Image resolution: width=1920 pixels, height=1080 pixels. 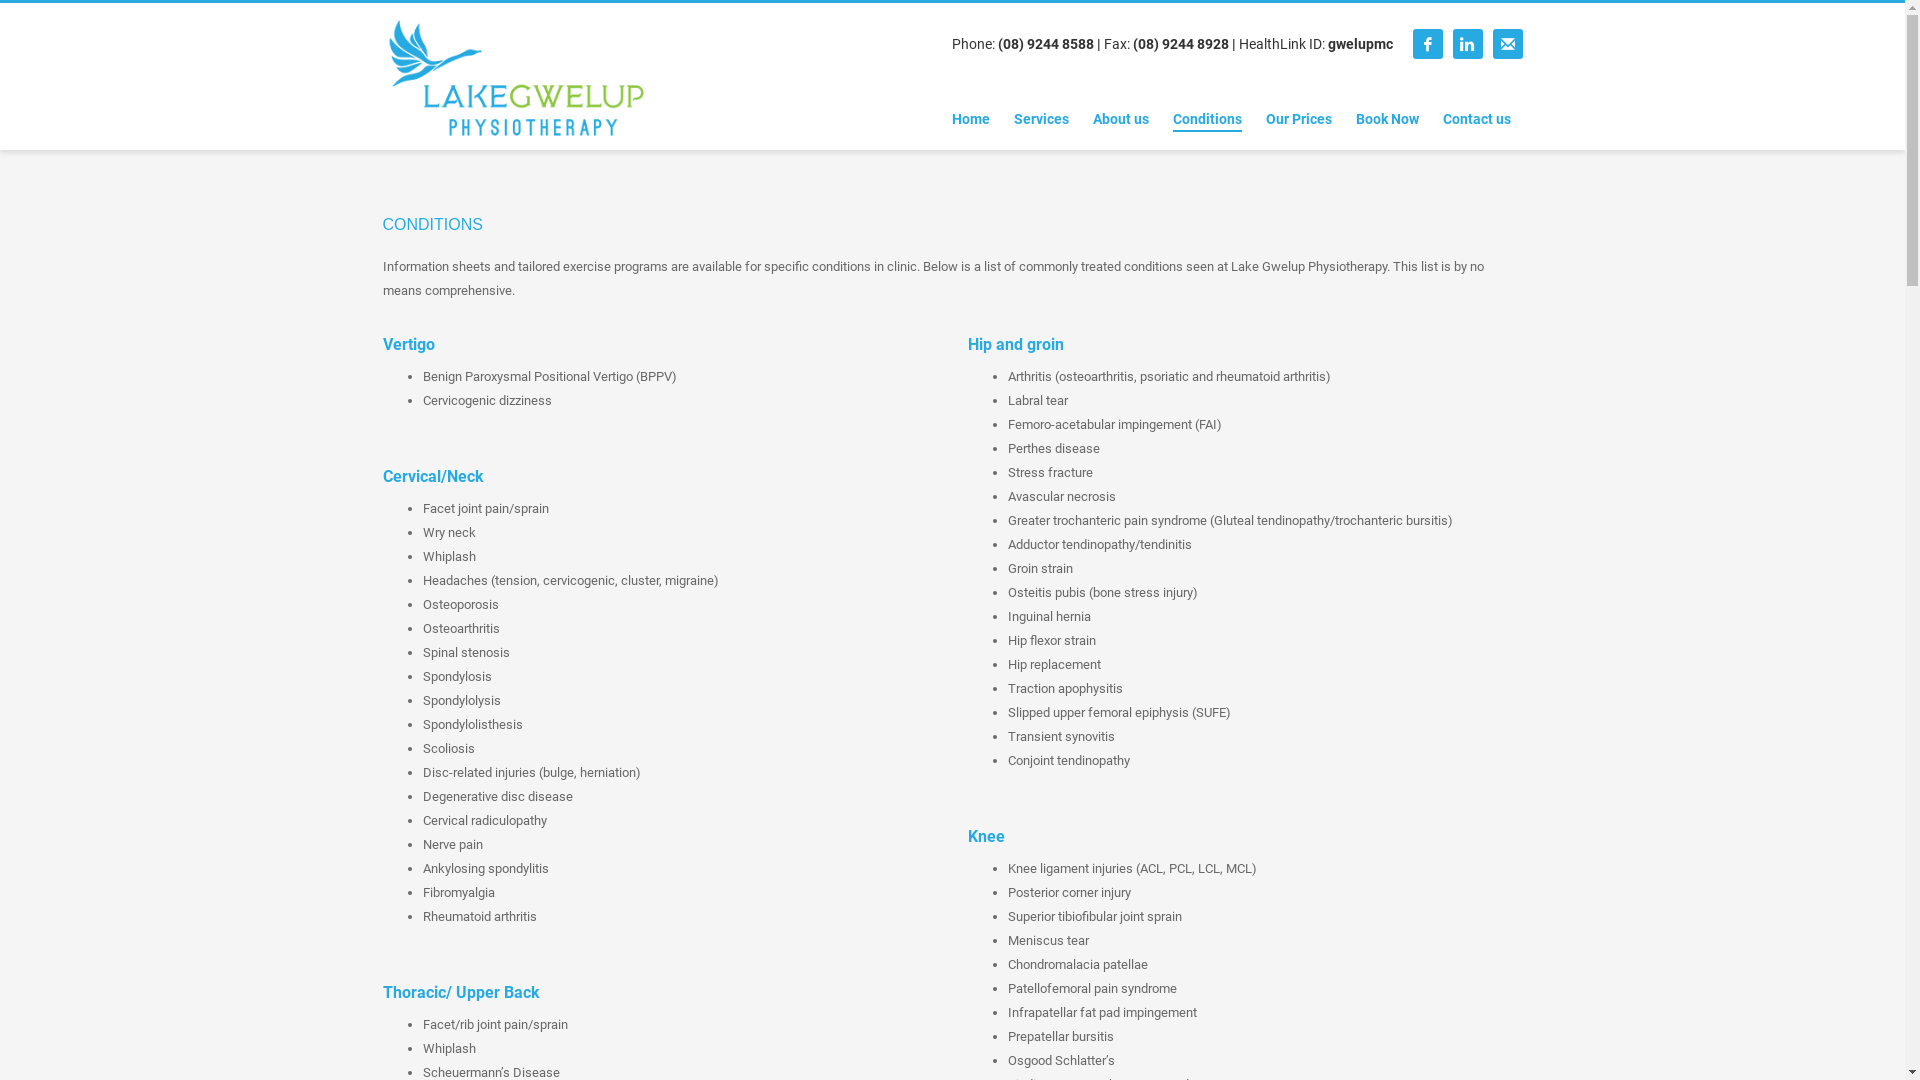 I want to click on 'Home', so click(x=970, y=119).